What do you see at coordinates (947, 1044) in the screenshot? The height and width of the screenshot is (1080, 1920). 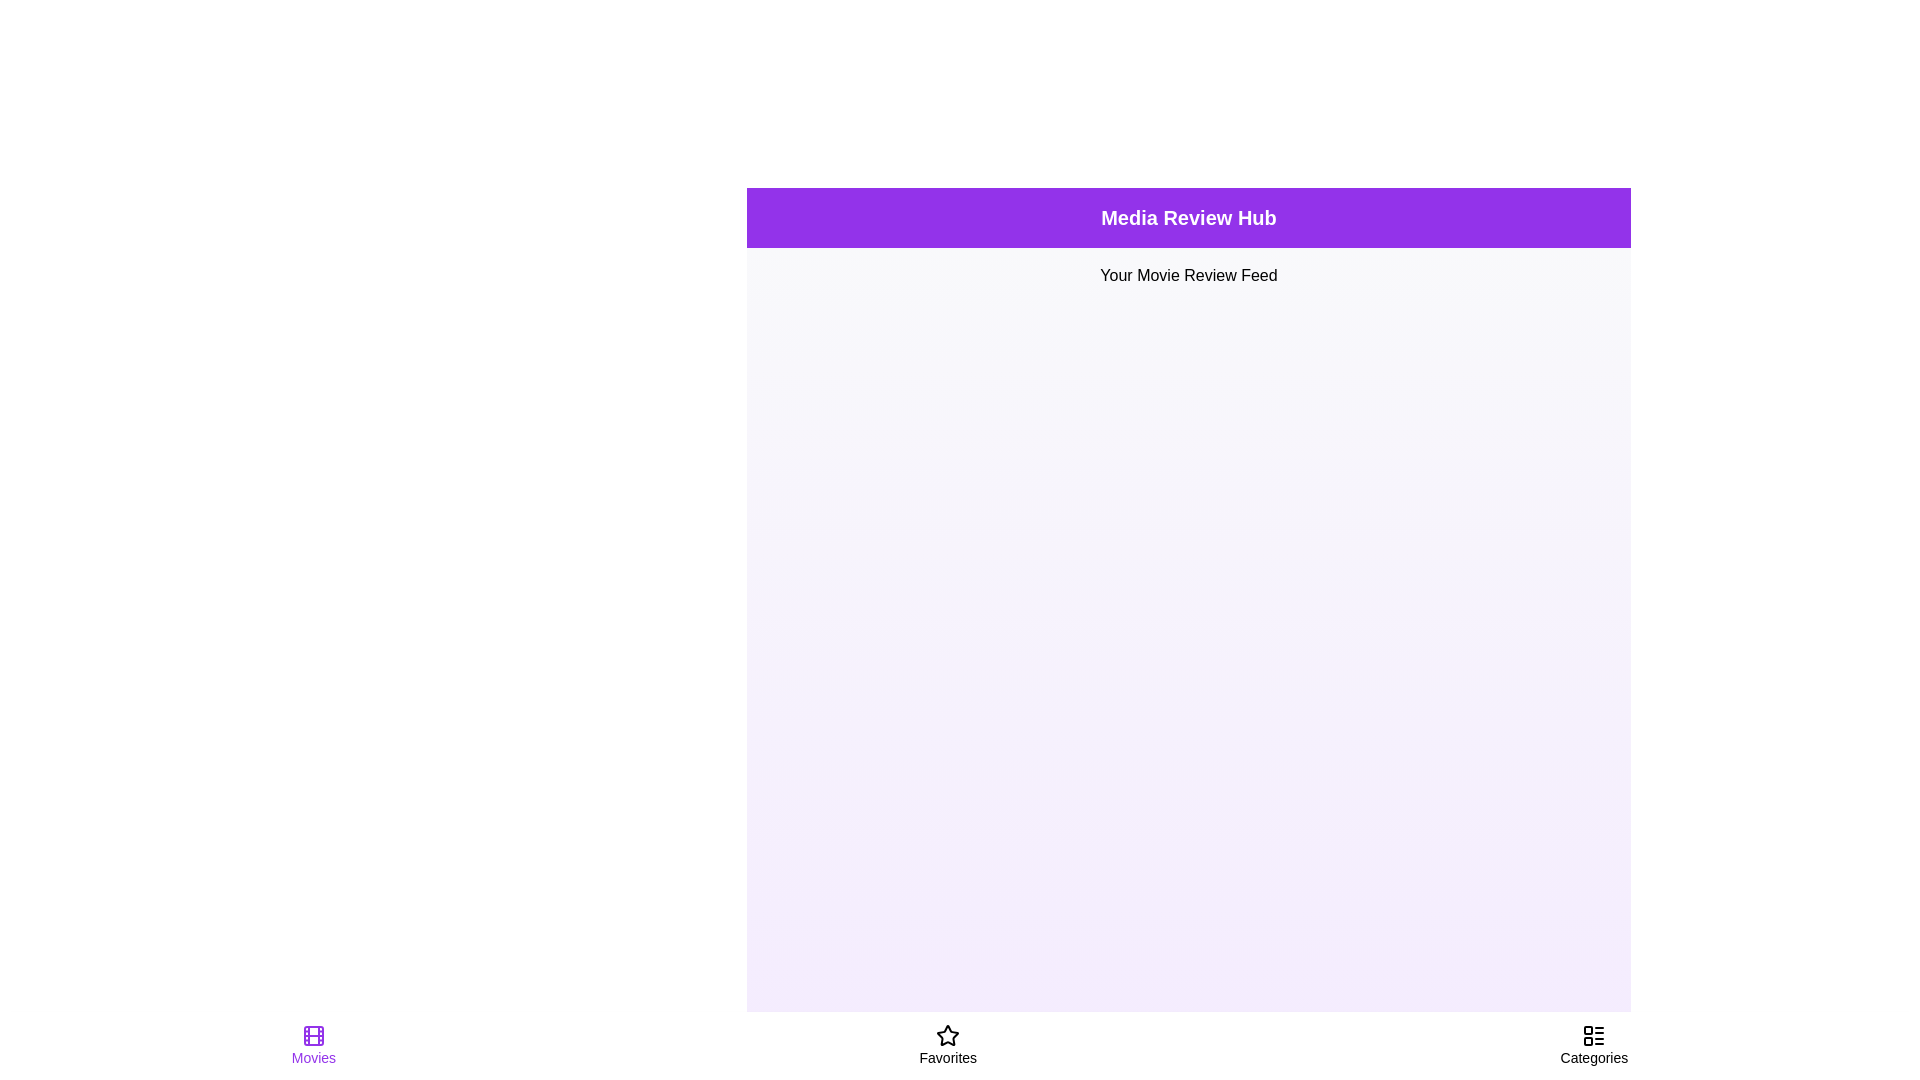 I see `the 'Favorites' button in the bottom navigation bar, which features a star icon and a text label below it` at bounding box center [947, 1044].